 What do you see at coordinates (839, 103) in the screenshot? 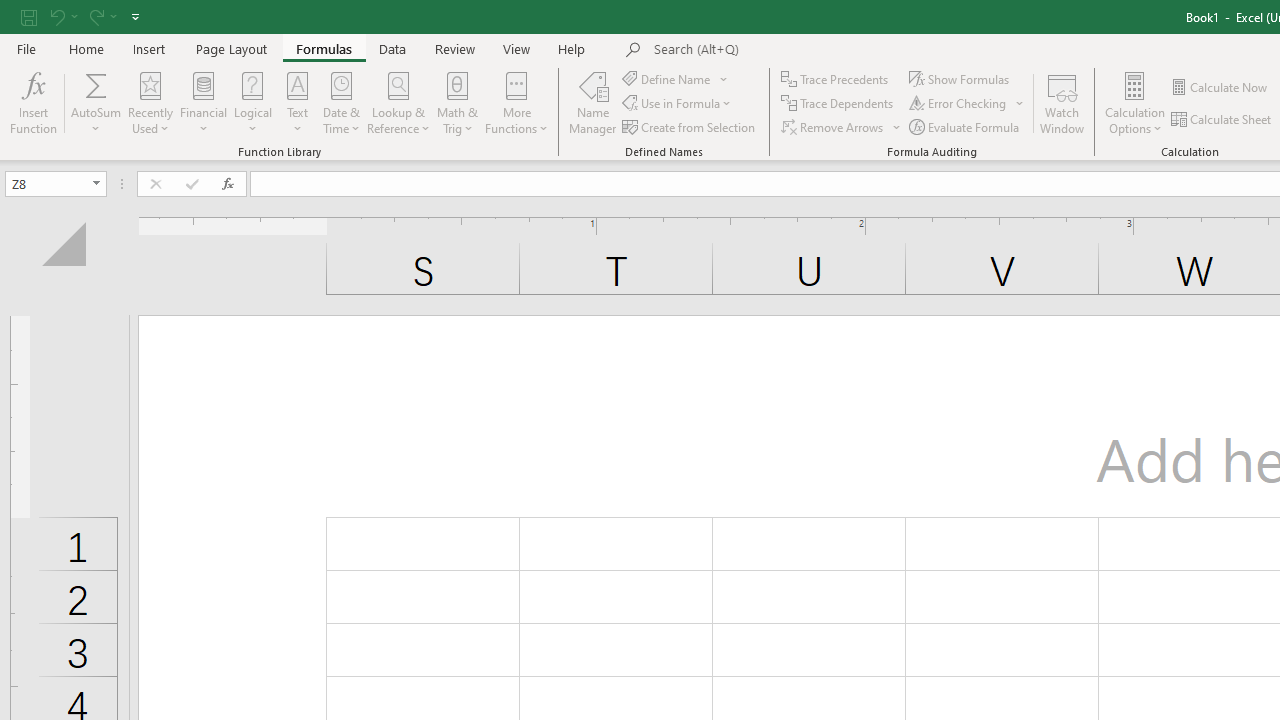
I see `'Trace Dependents'` at bounding box center [839, 103].